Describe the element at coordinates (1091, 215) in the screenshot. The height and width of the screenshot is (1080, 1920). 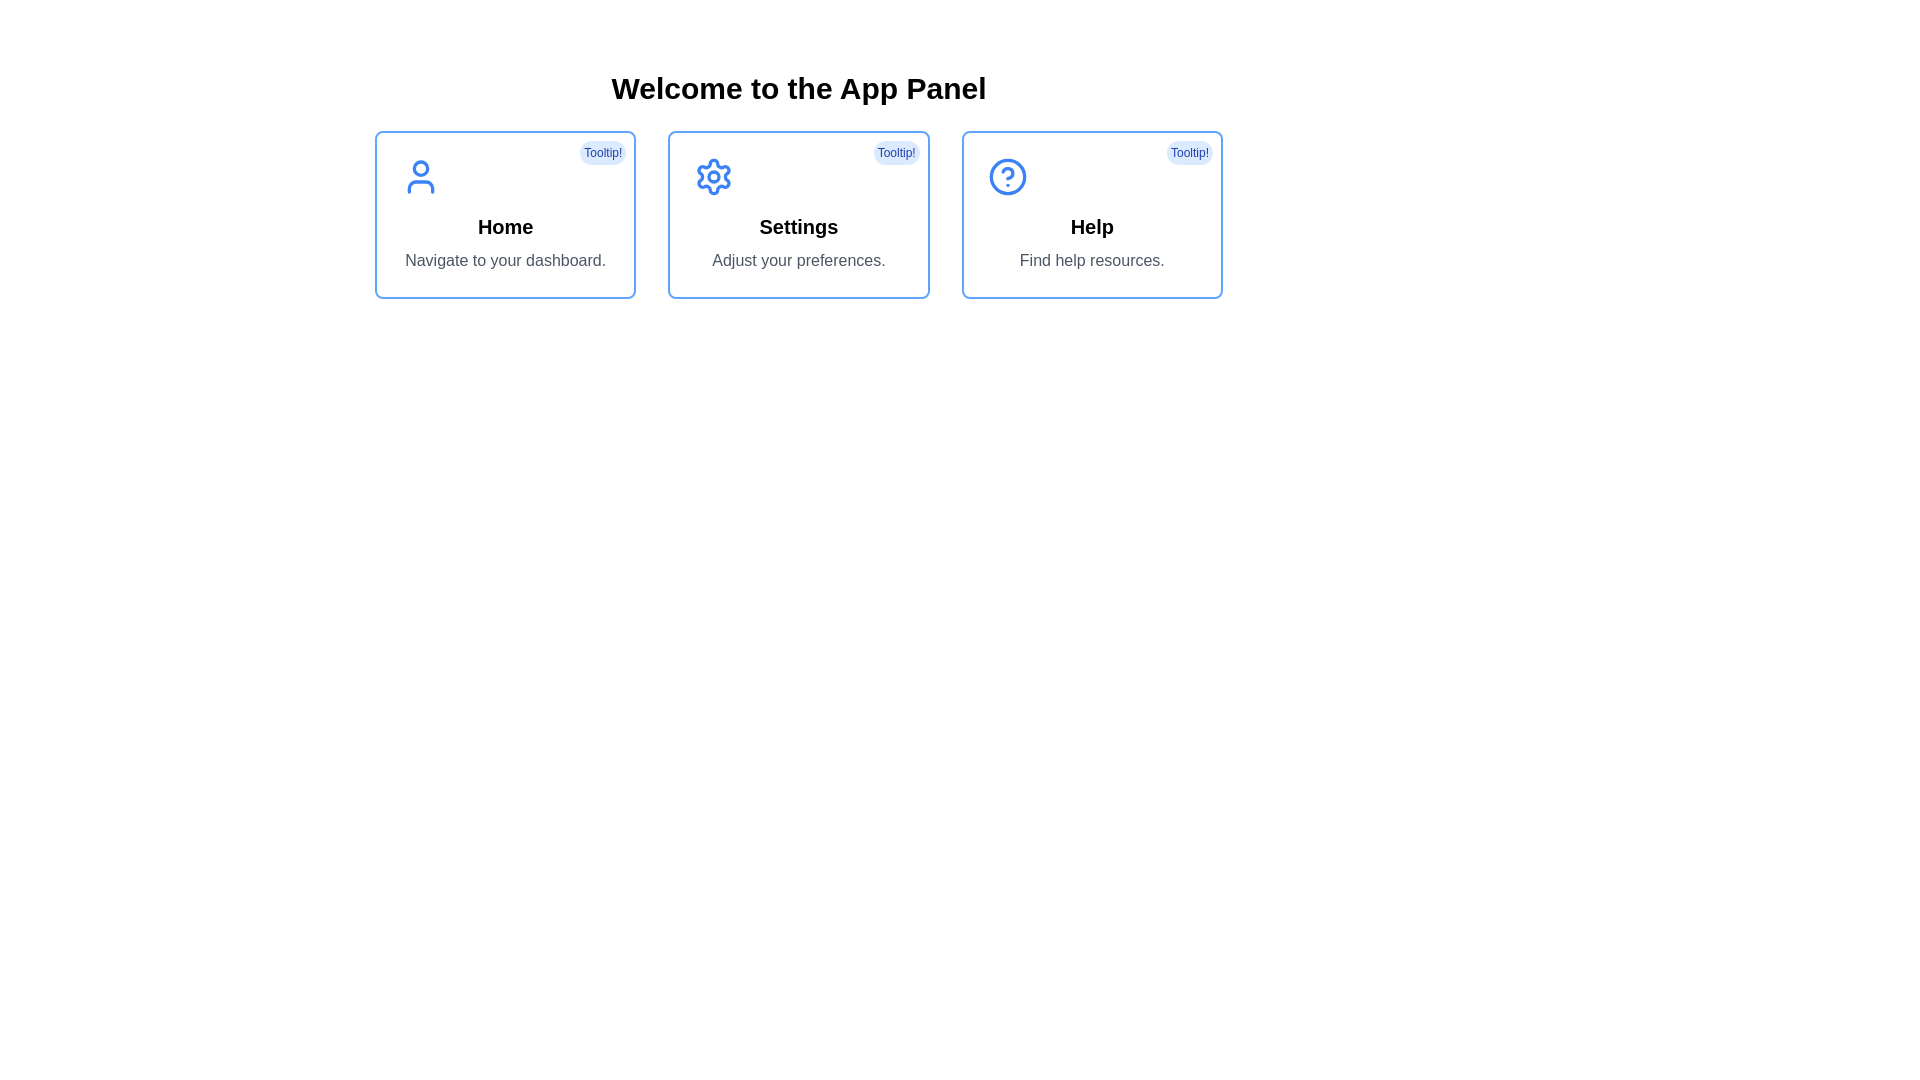
I see `the Interactive Card, which is the third card in a horizontal row of three located in the upper-right quadrant of the viewport` at that location.